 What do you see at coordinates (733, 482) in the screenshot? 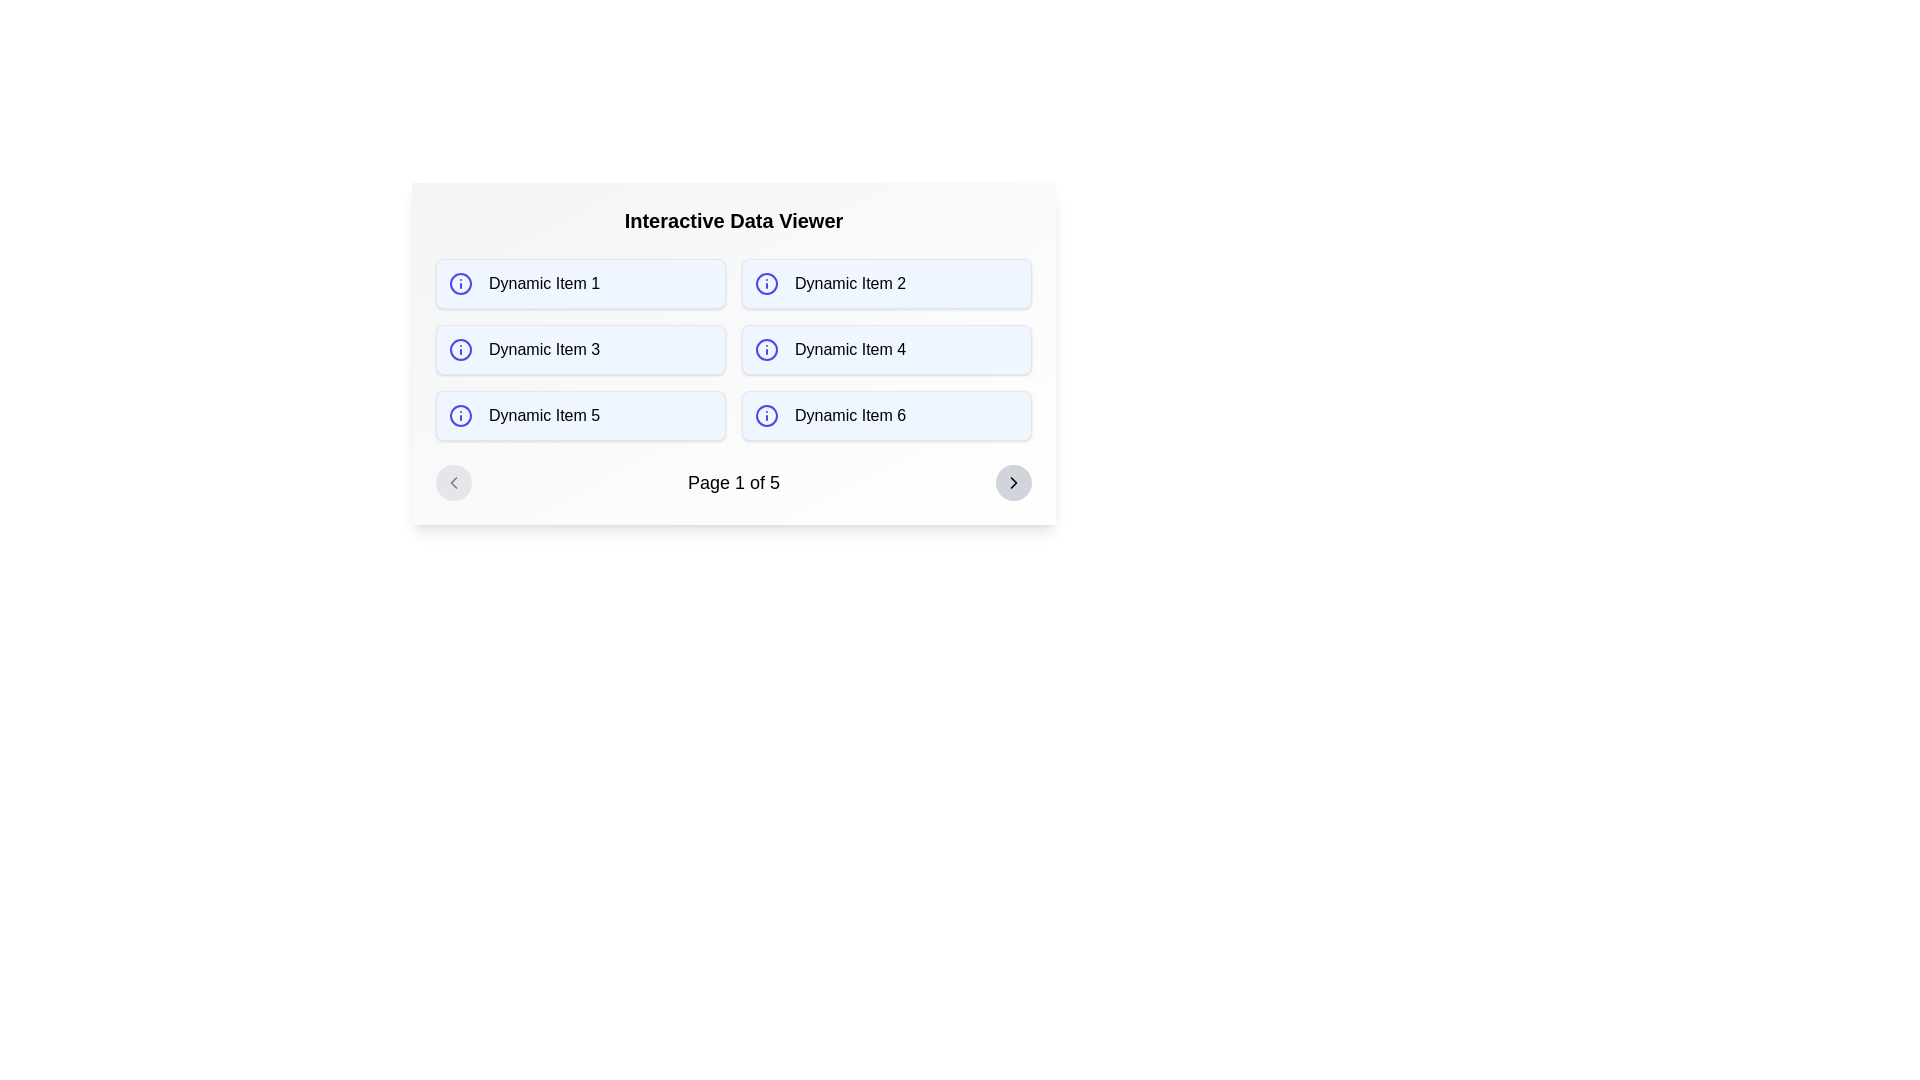
I see `the text element that displays page information, located below the grid of items and between two circular buttons` at bounding box center [733, 482].